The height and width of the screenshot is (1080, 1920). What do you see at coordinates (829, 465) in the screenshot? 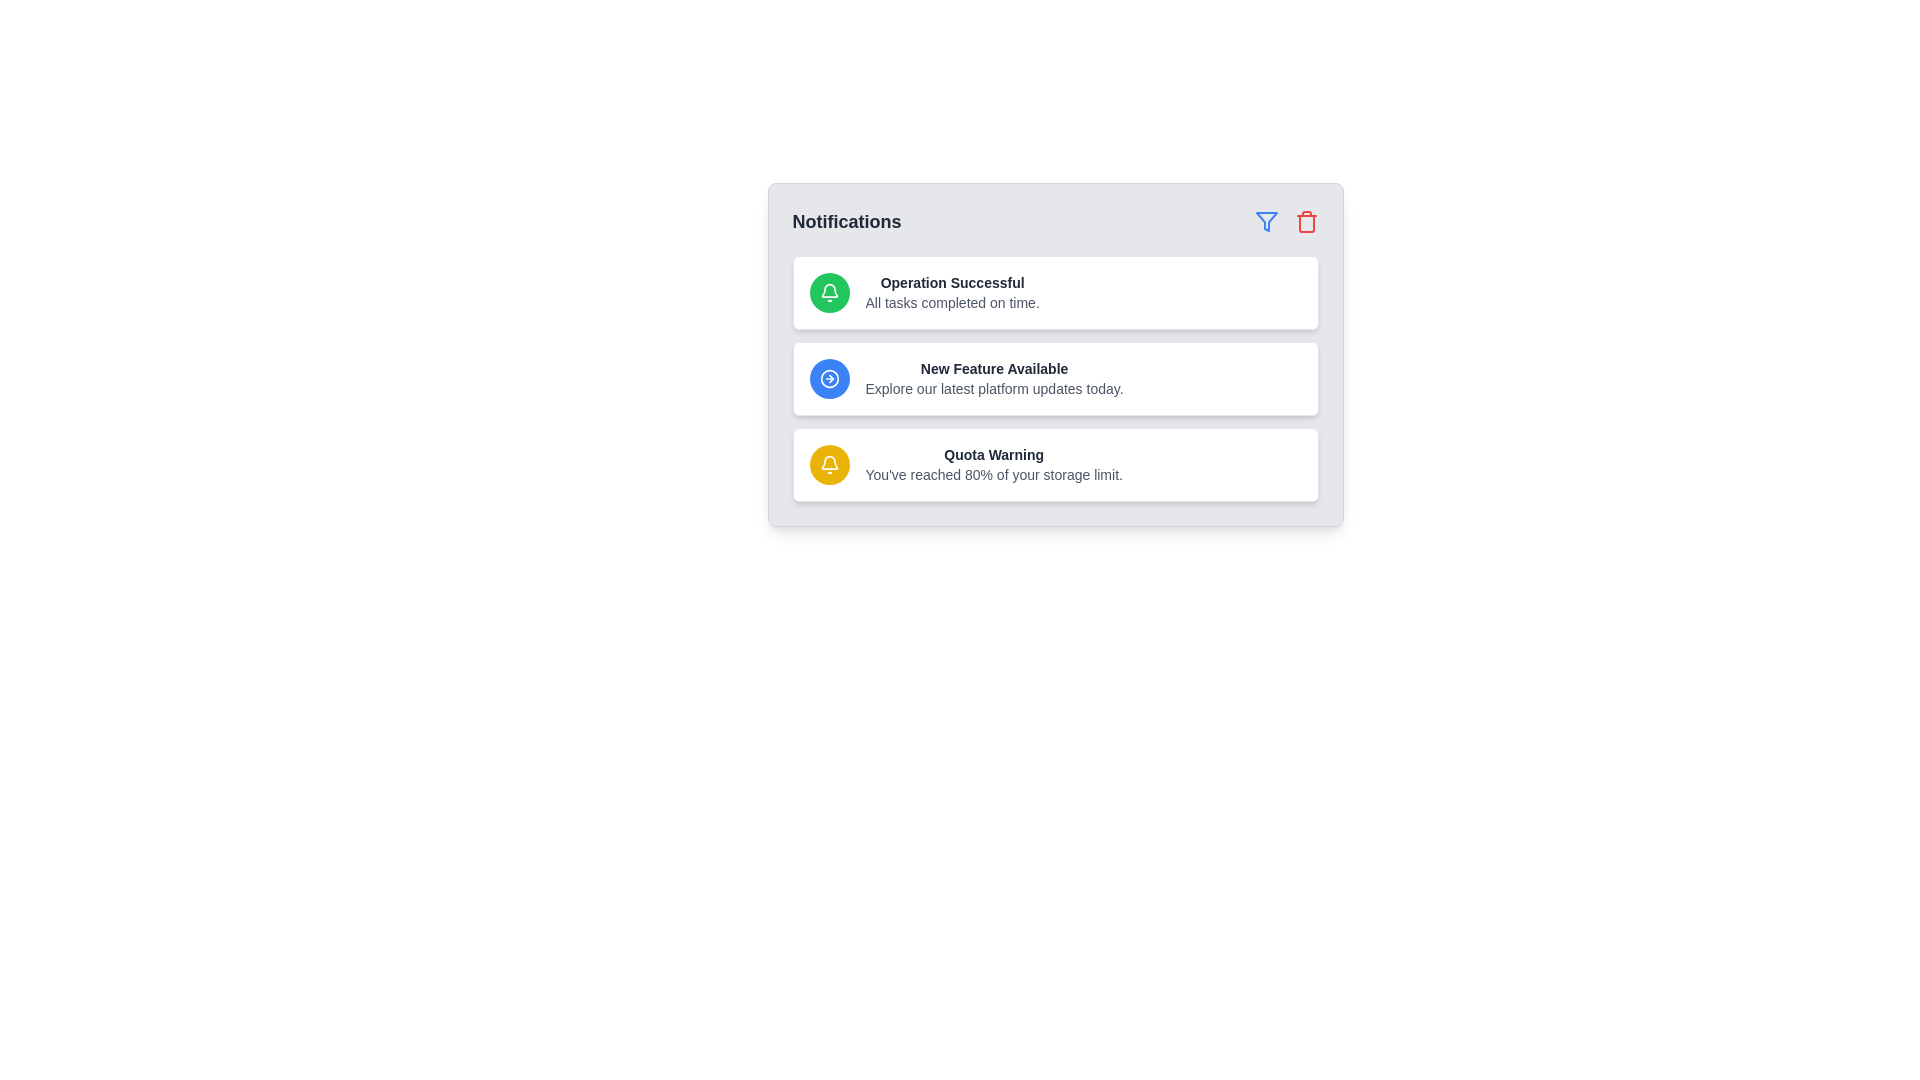
I see `the circular notification icon with a yellow background and a white bell icon, located in the Notification panel beside the 'Quota Warning' notification` at bounding box center [829, 465].